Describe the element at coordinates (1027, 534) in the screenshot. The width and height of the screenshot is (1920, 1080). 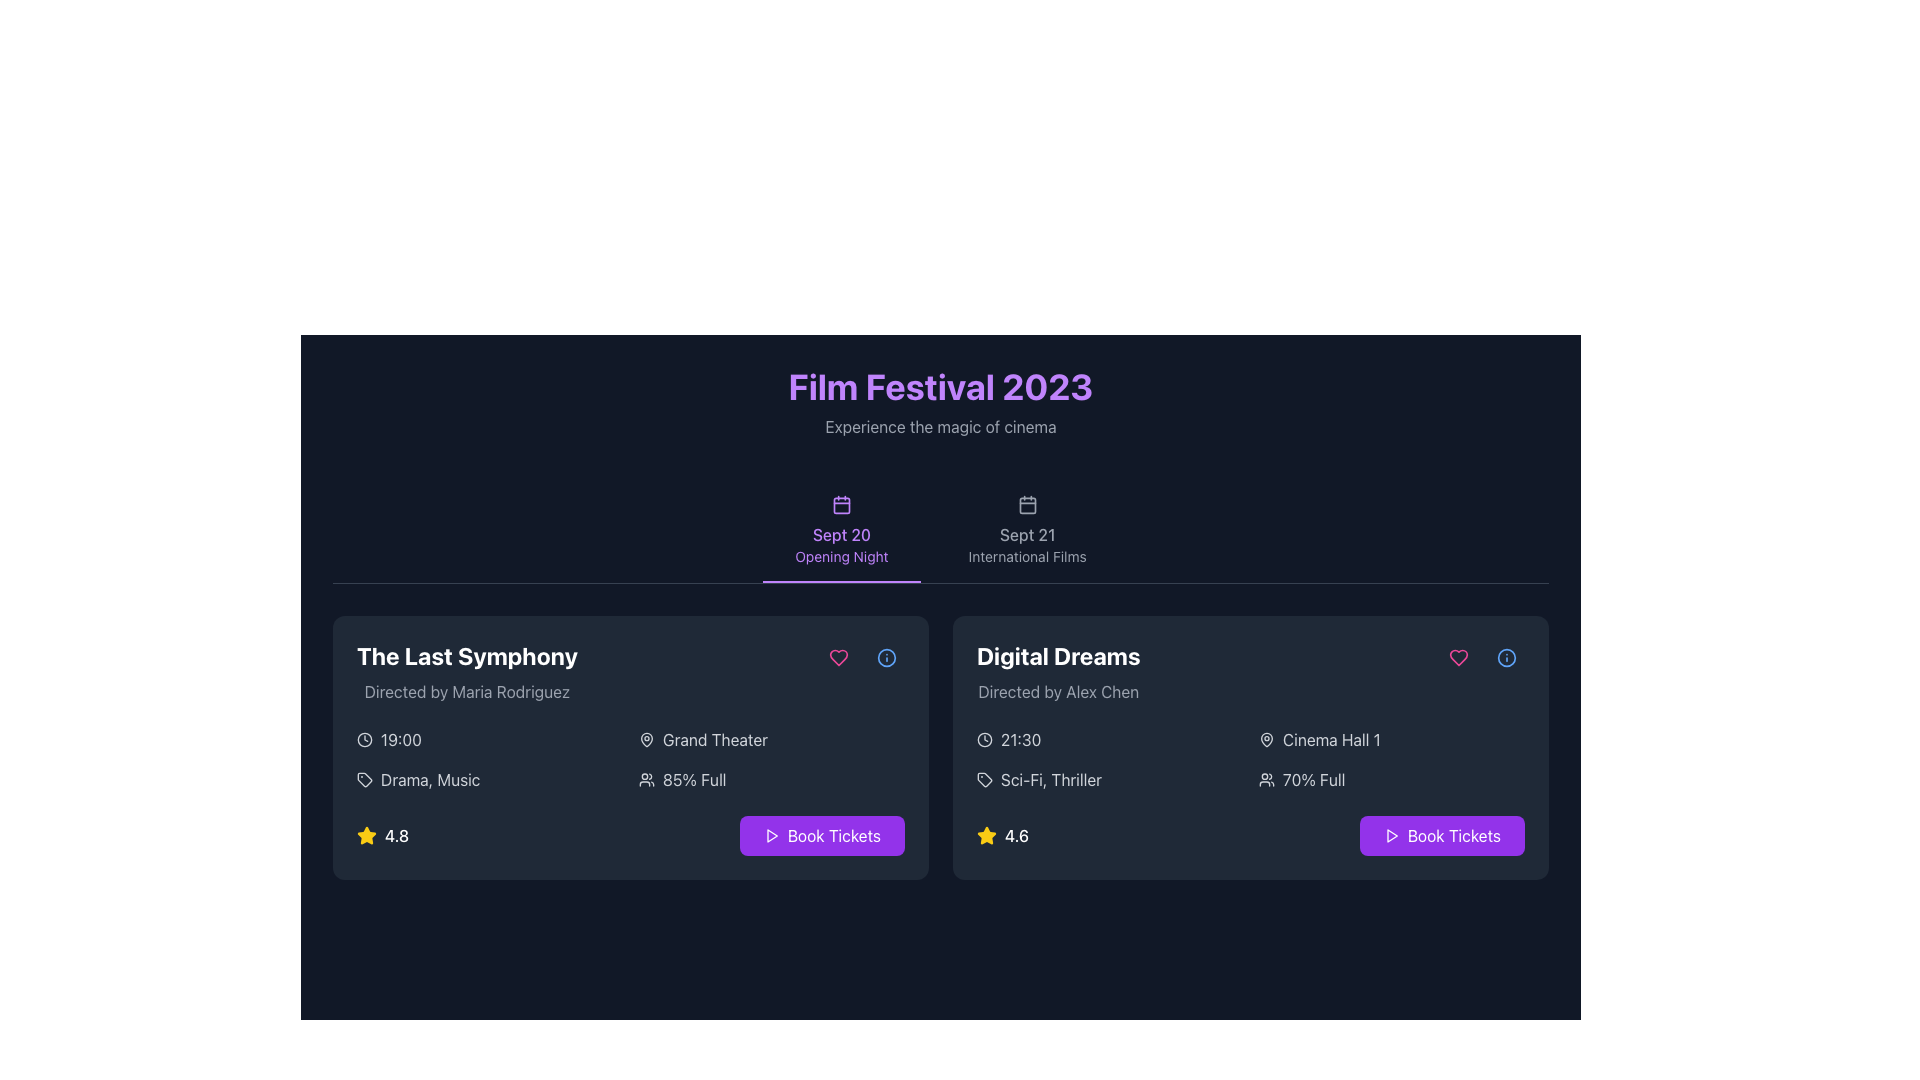
I see `the text label displaying 'Sept 21', which is styled in light gray and centered above 'International Films', indicating the main date representation for the section` at that location.